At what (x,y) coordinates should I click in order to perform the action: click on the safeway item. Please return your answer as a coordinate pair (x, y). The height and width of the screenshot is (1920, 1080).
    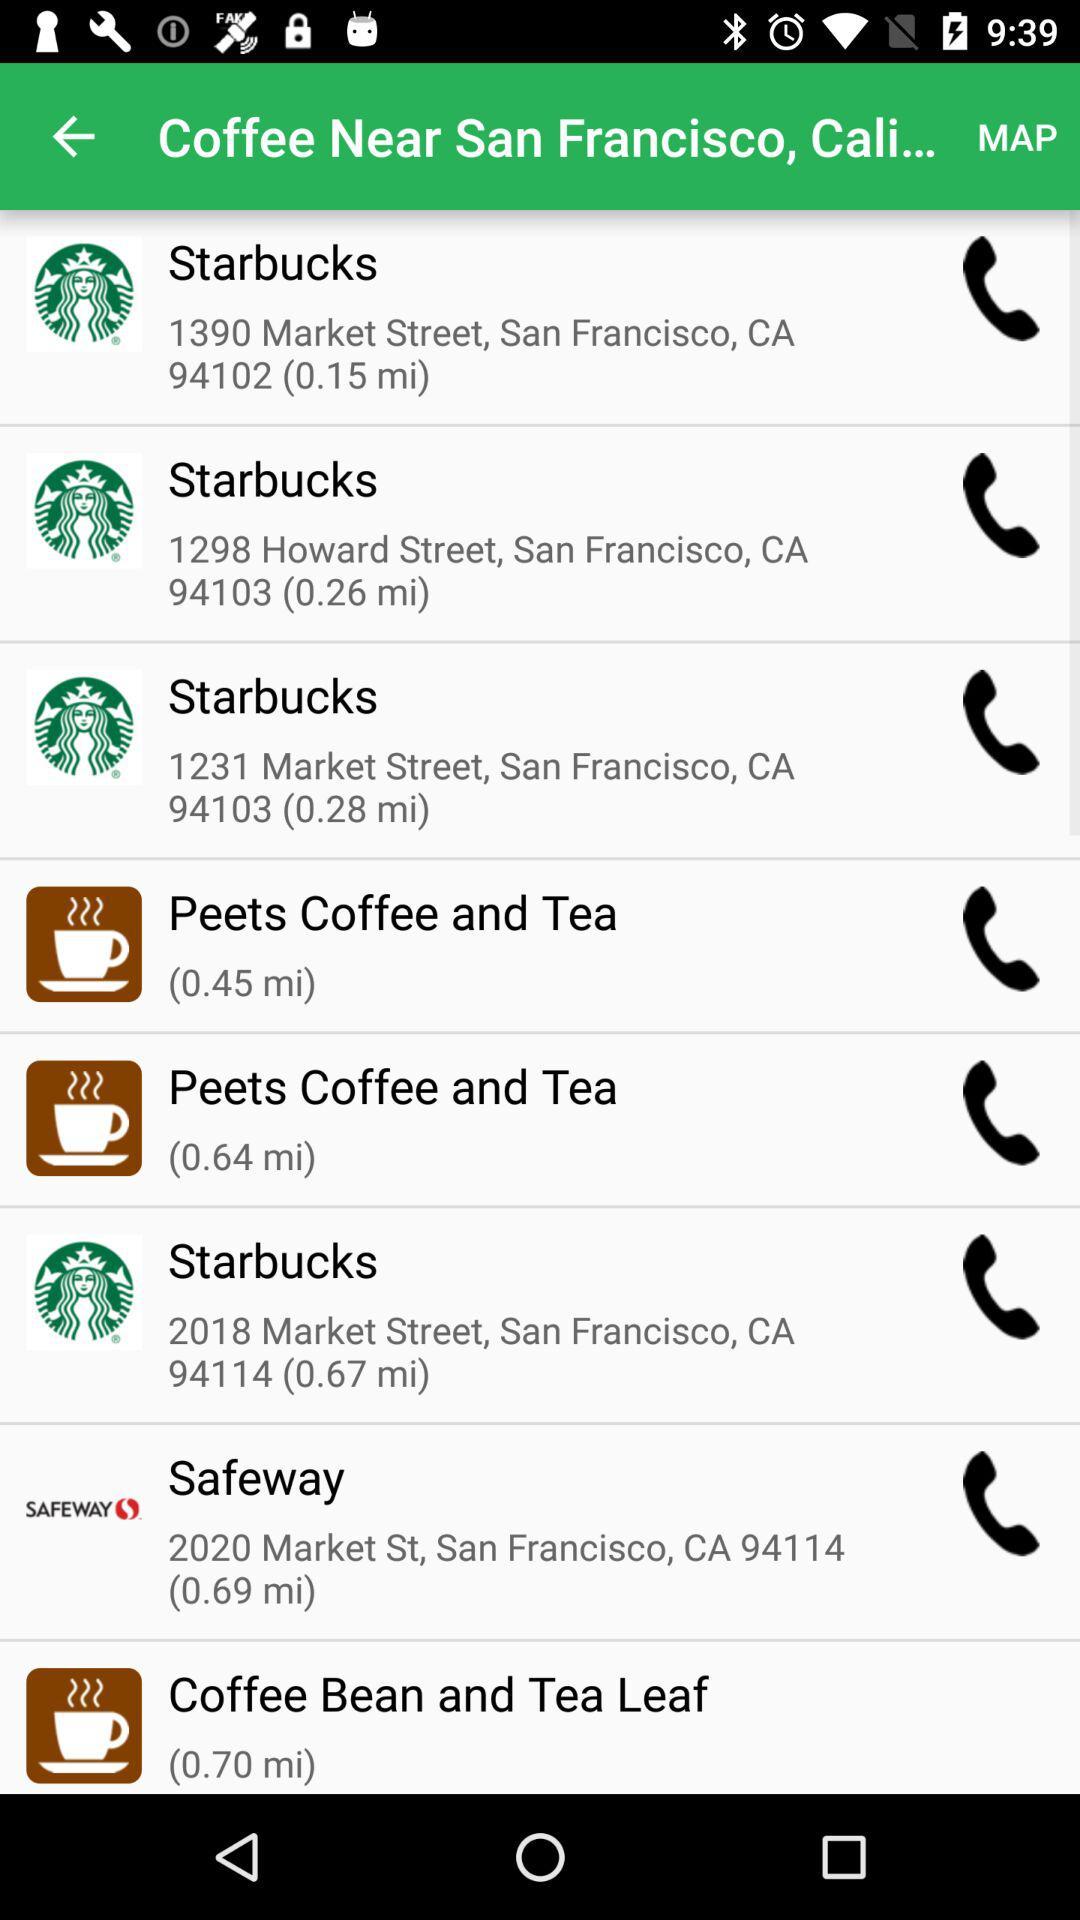
    Looking at the image, I should click on (524, 1489).